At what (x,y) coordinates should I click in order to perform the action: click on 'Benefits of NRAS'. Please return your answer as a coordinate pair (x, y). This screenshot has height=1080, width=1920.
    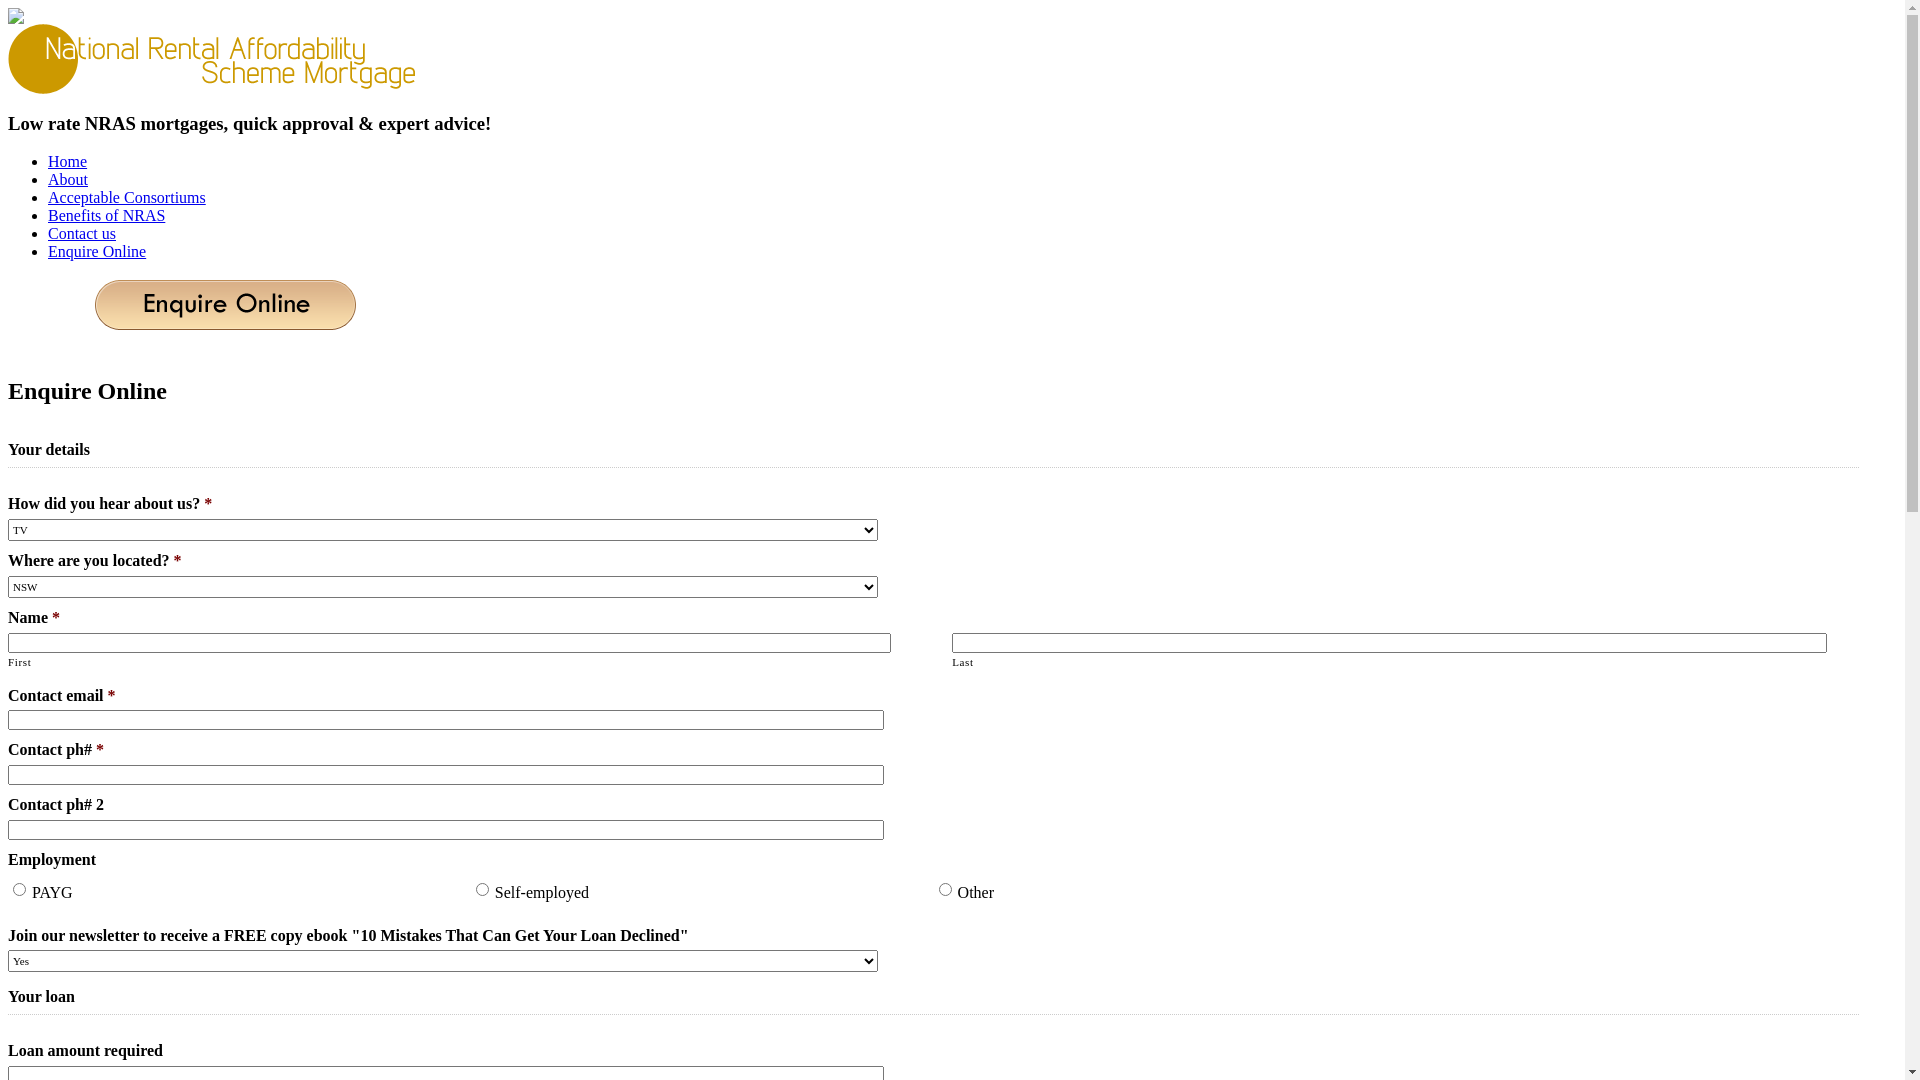
    Looking at the image, I should click on (105, 215).